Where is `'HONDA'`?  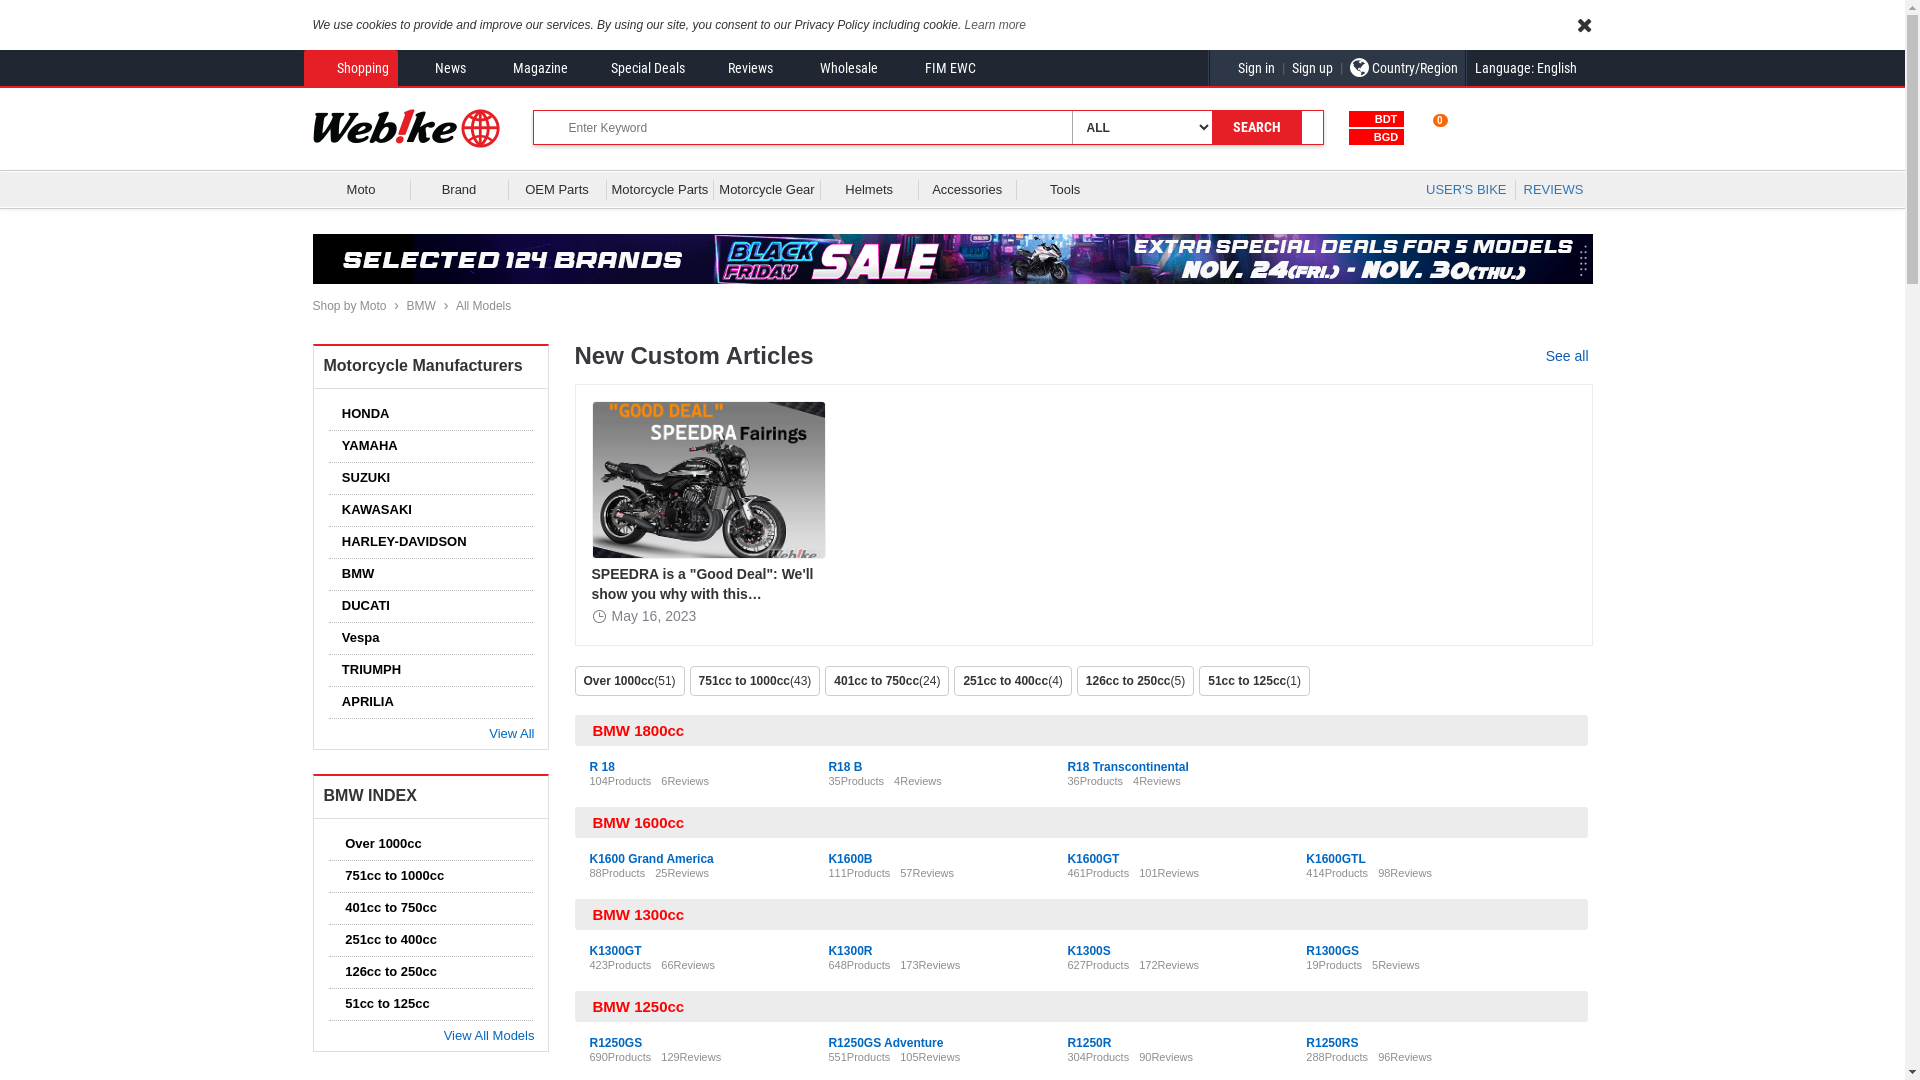 'HONDA' is located at coordinates (360, 412).